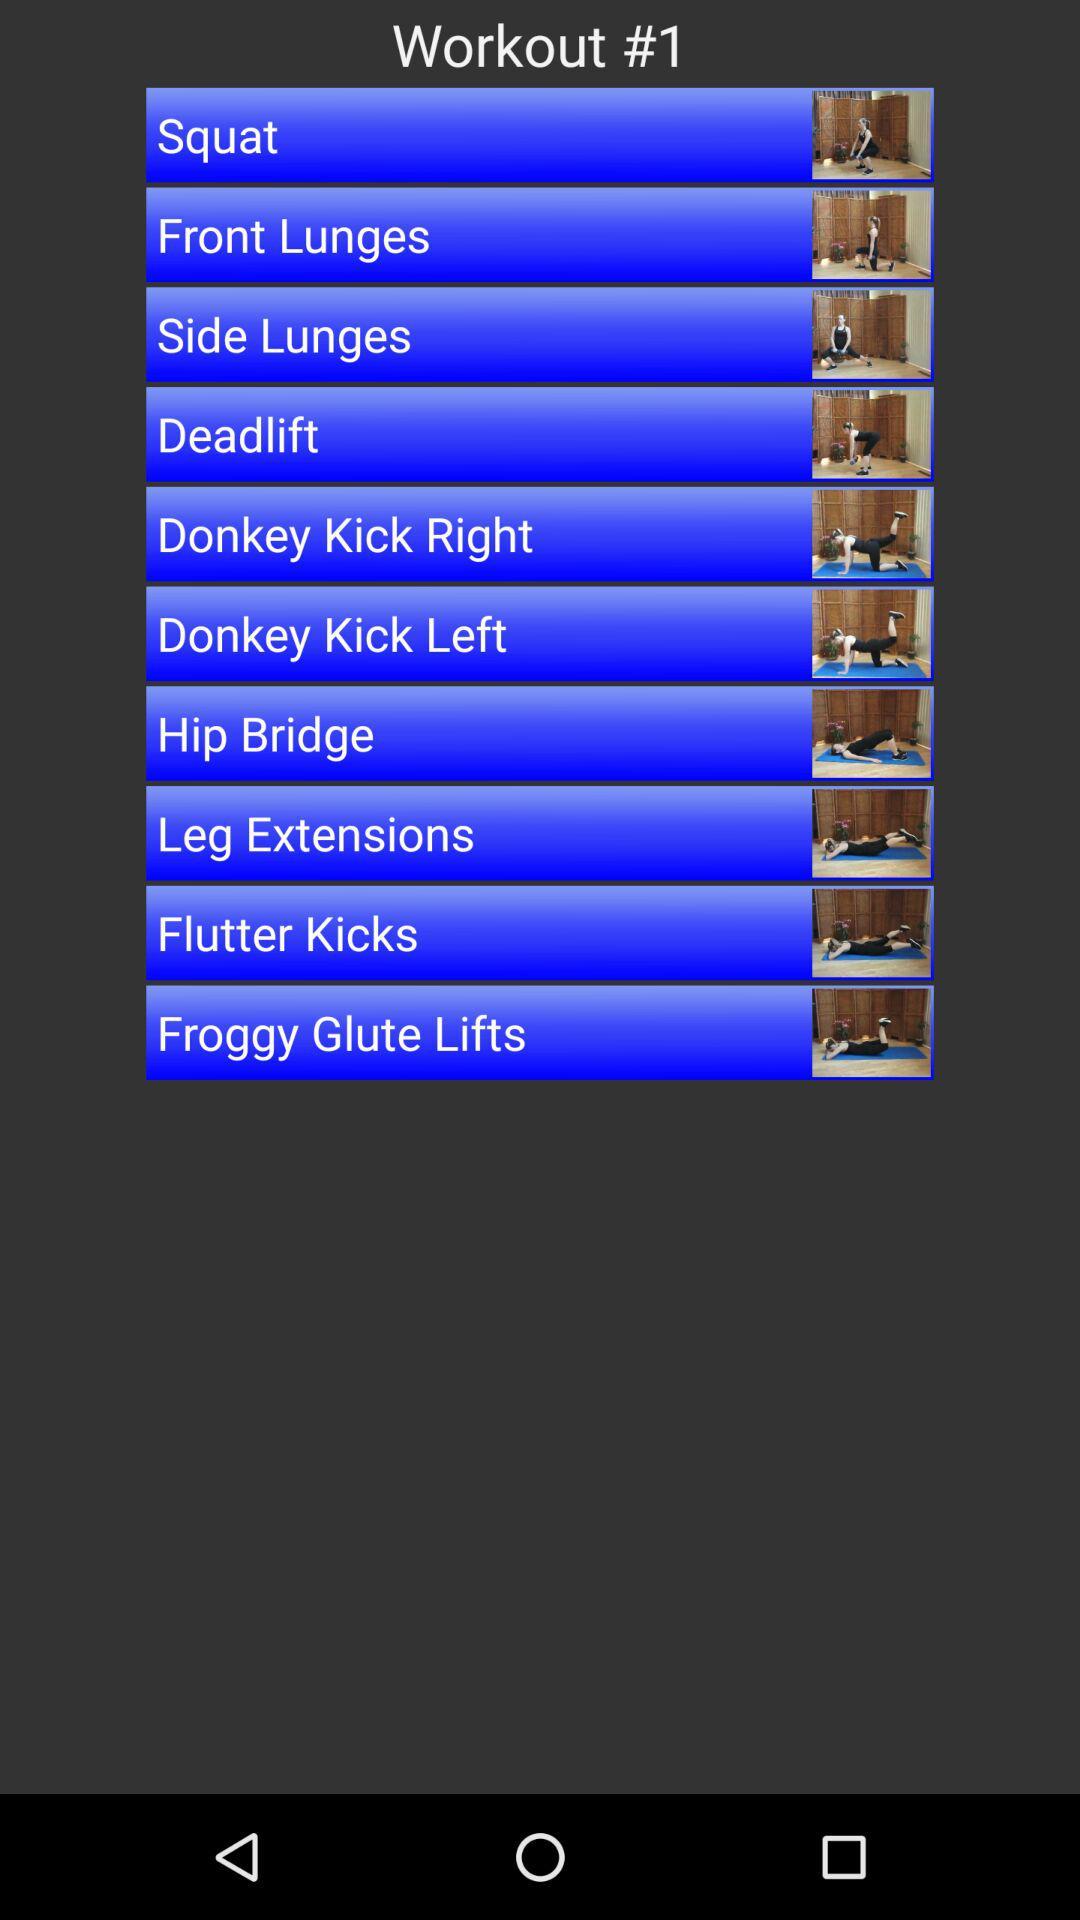 This screenshot has height=1920, width=1080. I want to click on item below the hip bridge item, so click(540, 833).